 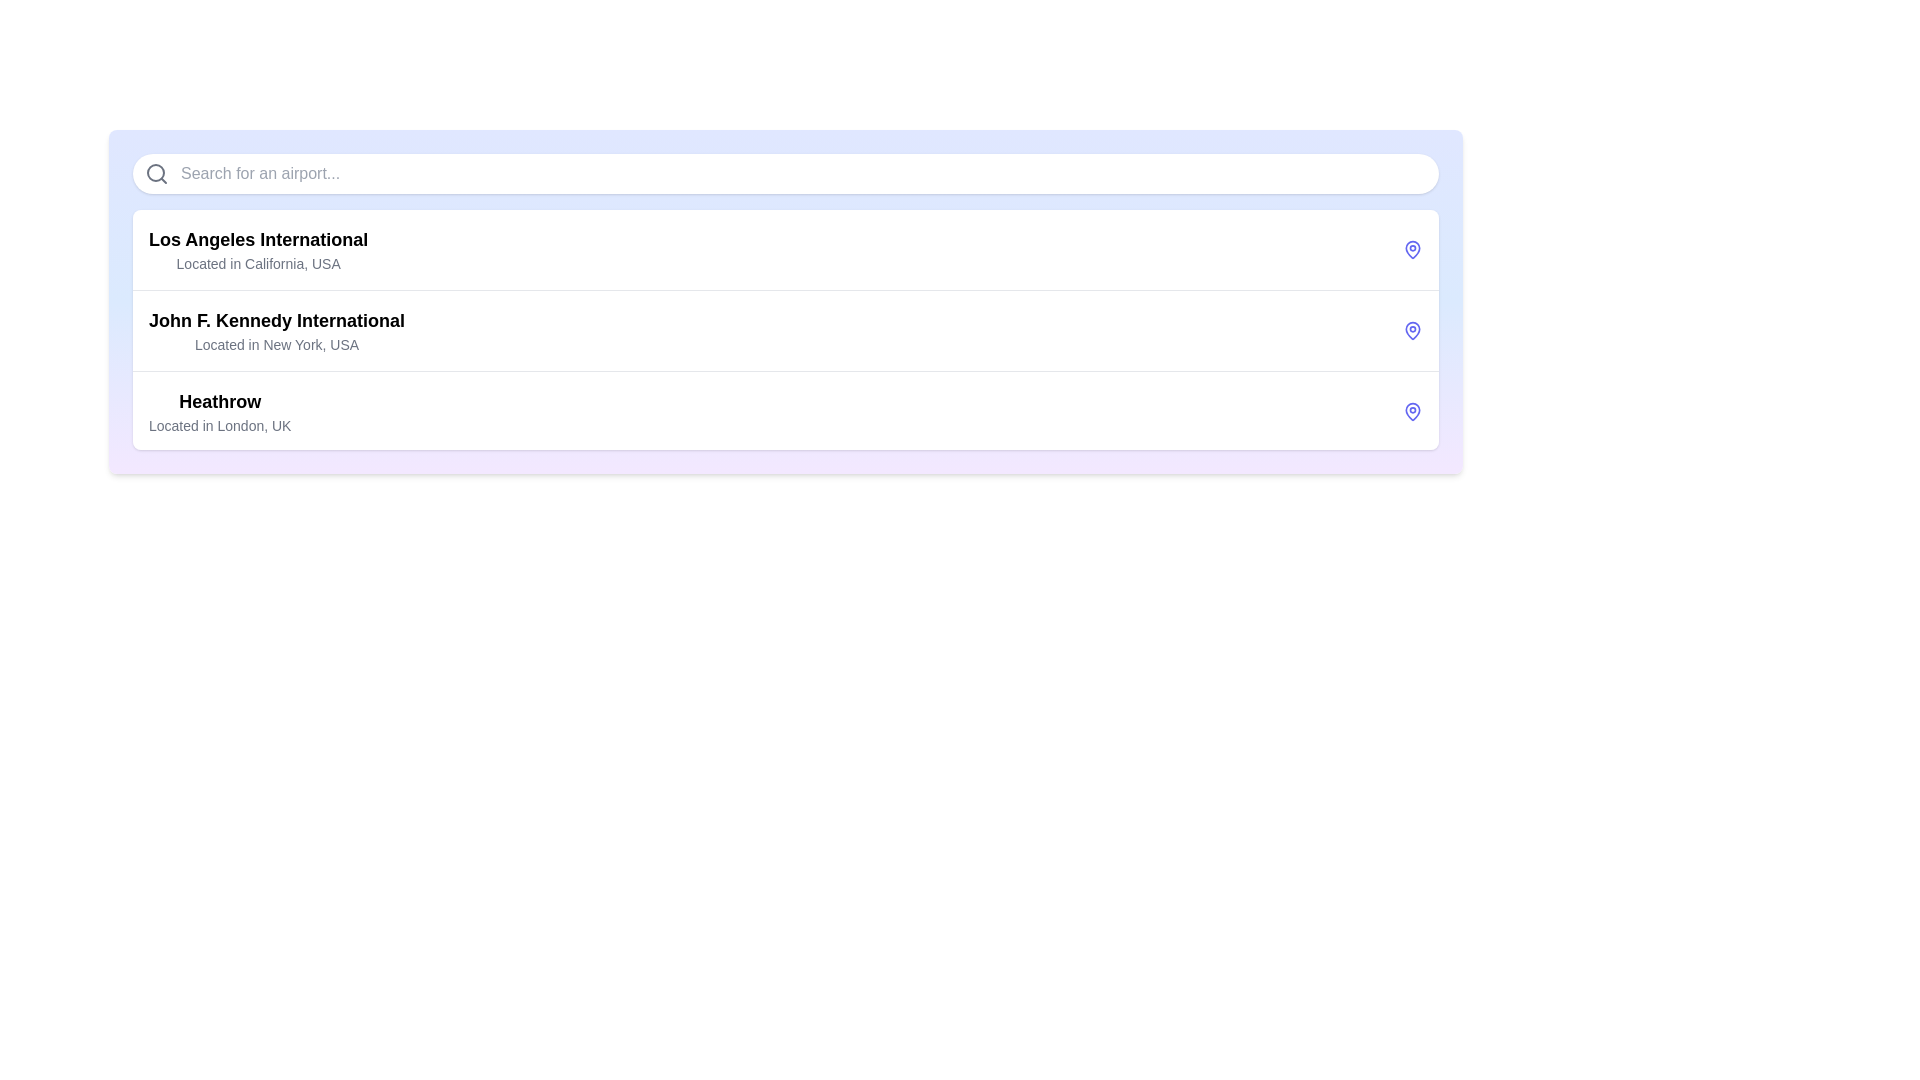 I want to click on the decorative icon located to the far right of the first list entry labeled 'Los Angeles International', so click(x=1411, y=249).